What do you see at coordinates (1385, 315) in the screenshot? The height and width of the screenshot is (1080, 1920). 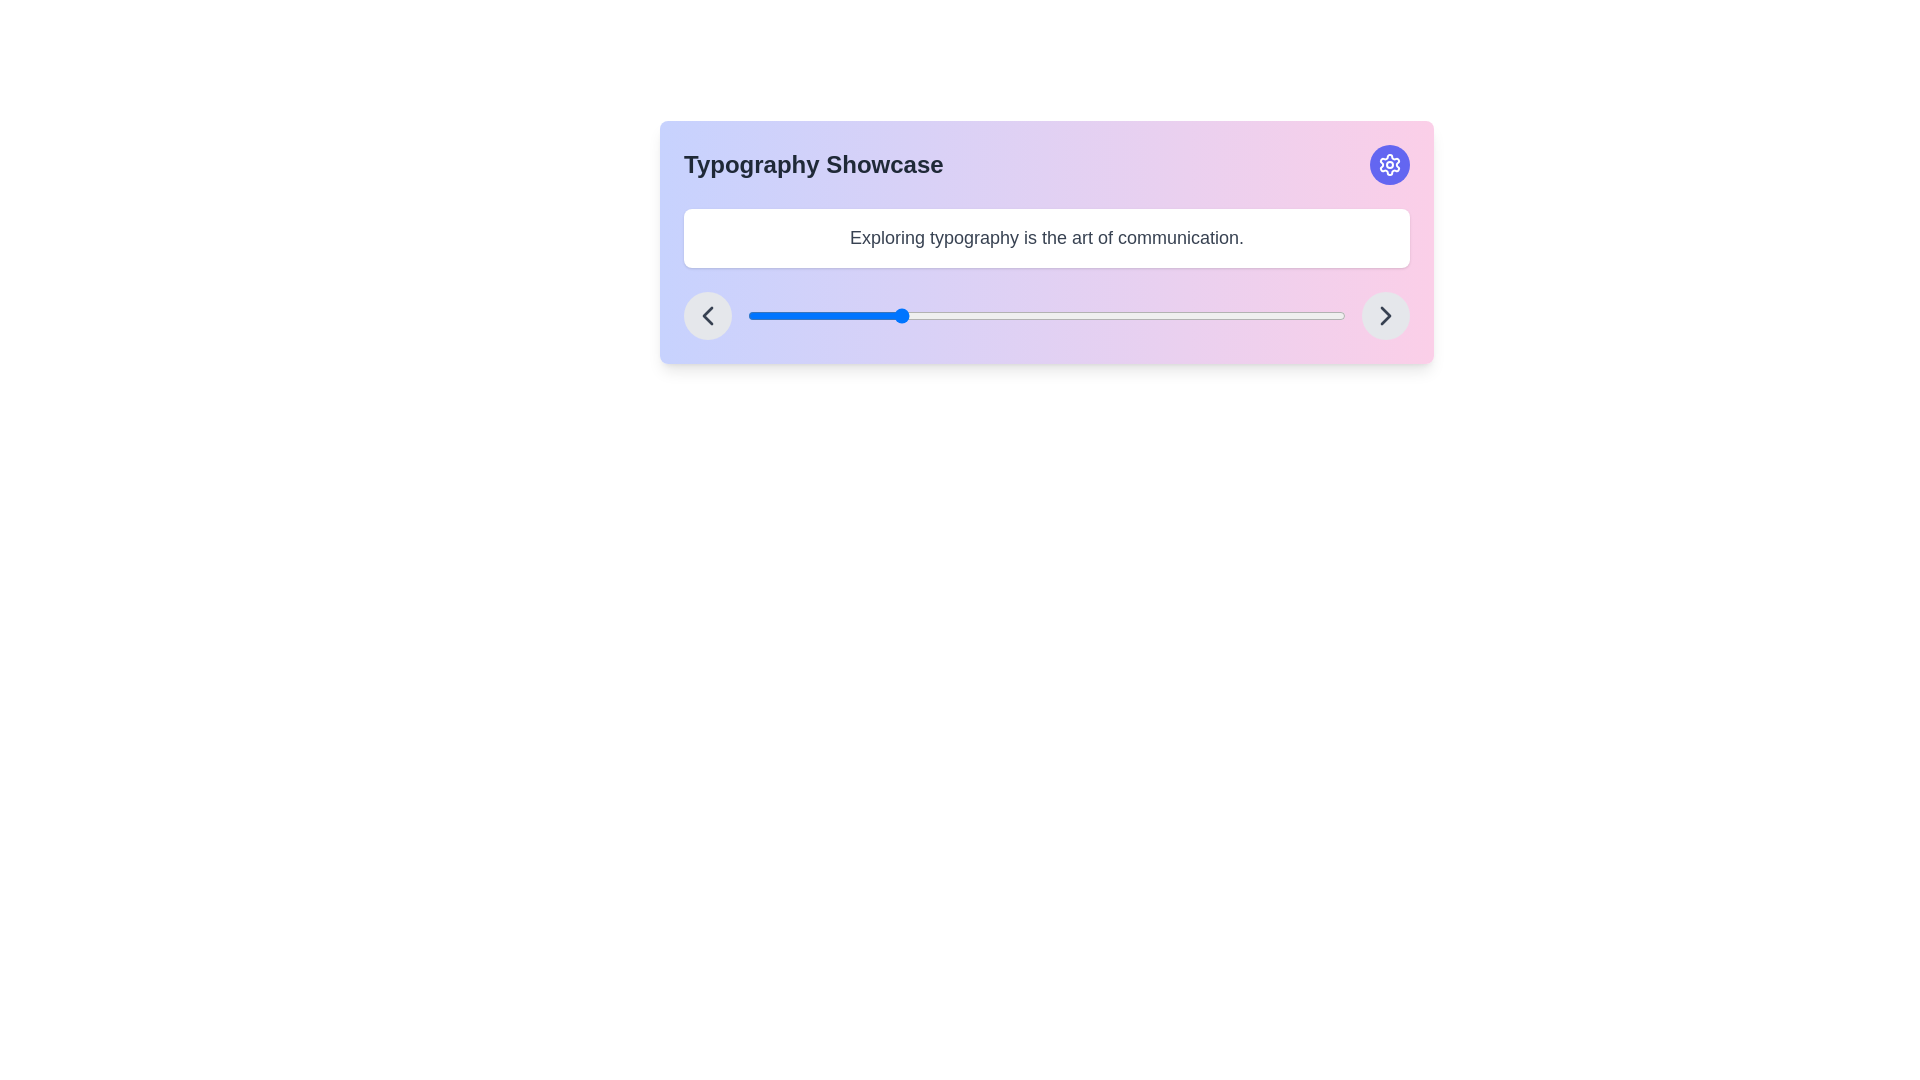 I see `the right-facing chevron icon within the gray circular button` at bounding box center [1385, 315].